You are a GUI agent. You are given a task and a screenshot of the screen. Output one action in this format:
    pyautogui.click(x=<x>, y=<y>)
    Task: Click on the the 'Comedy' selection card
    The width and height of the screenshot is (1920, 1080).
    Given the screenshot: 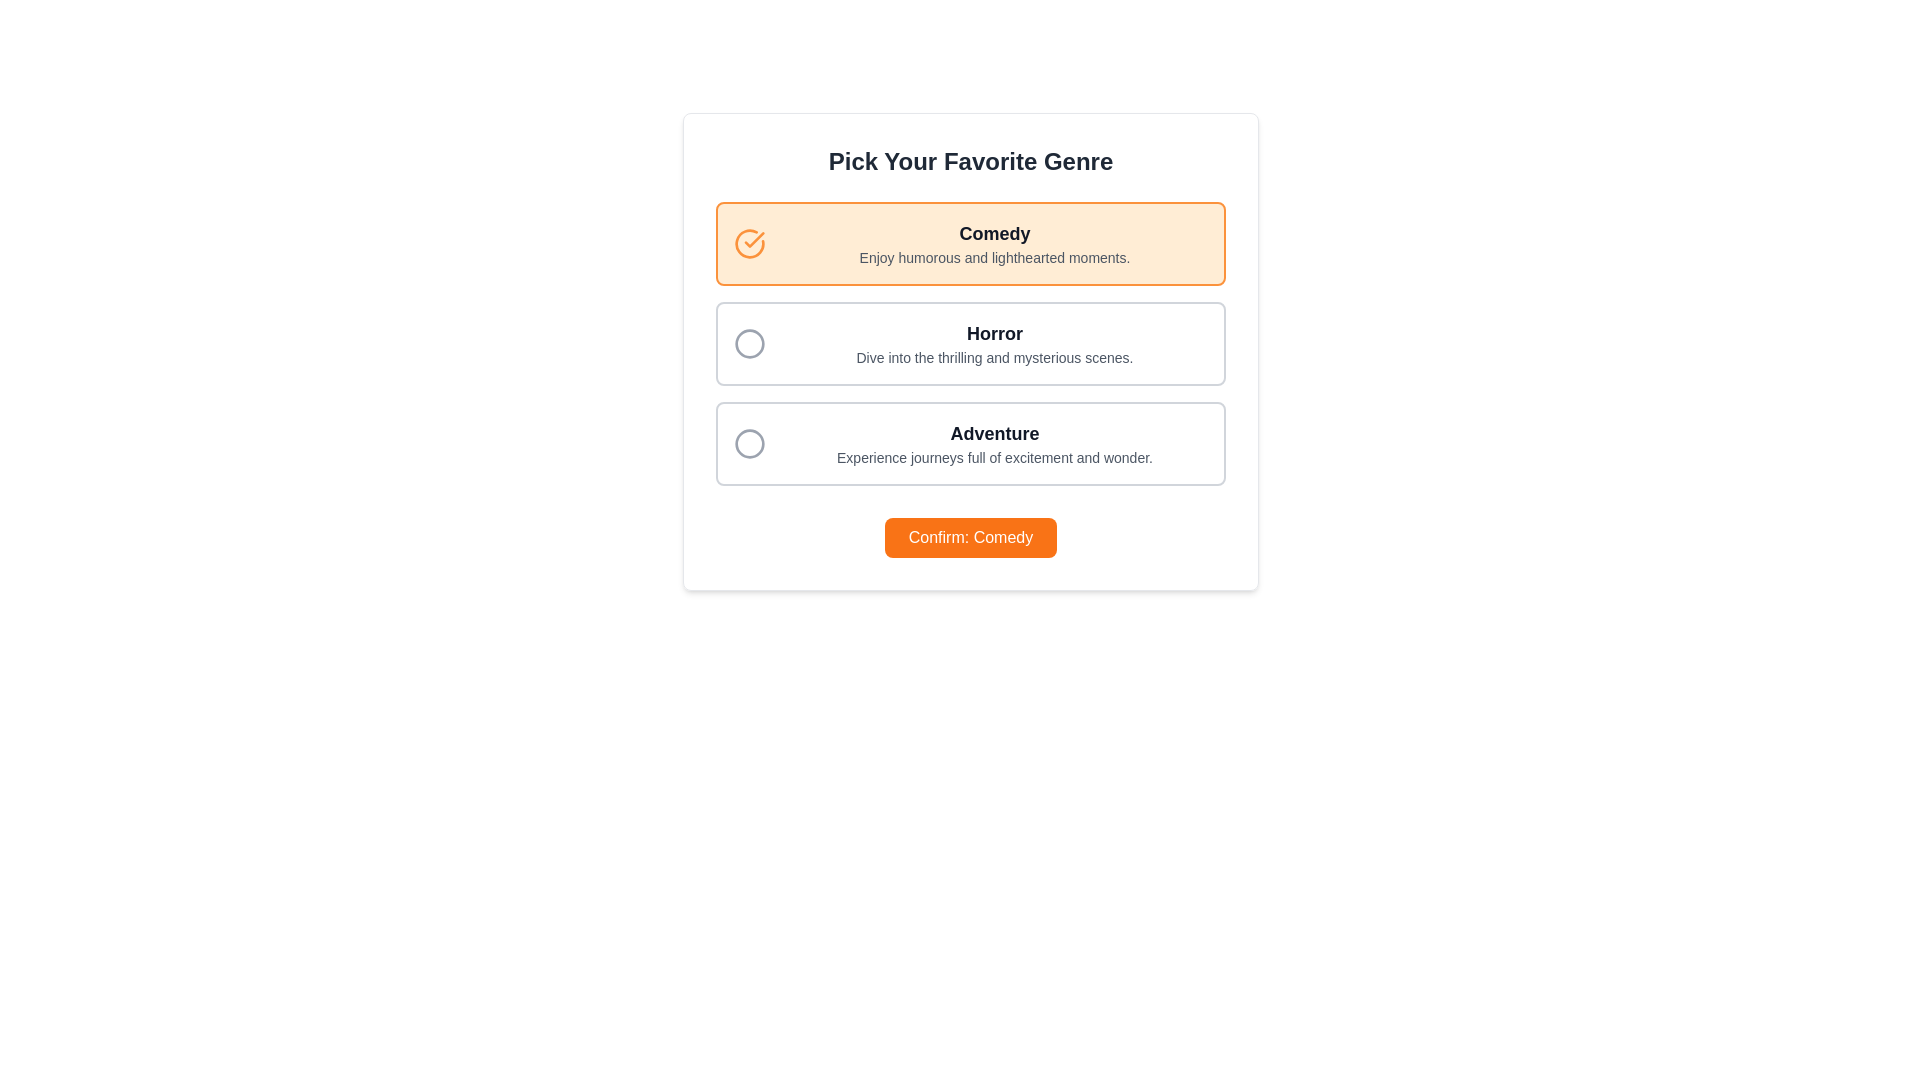 What is the action you would take?
    pyautogui.click(x=970, y=242)
    